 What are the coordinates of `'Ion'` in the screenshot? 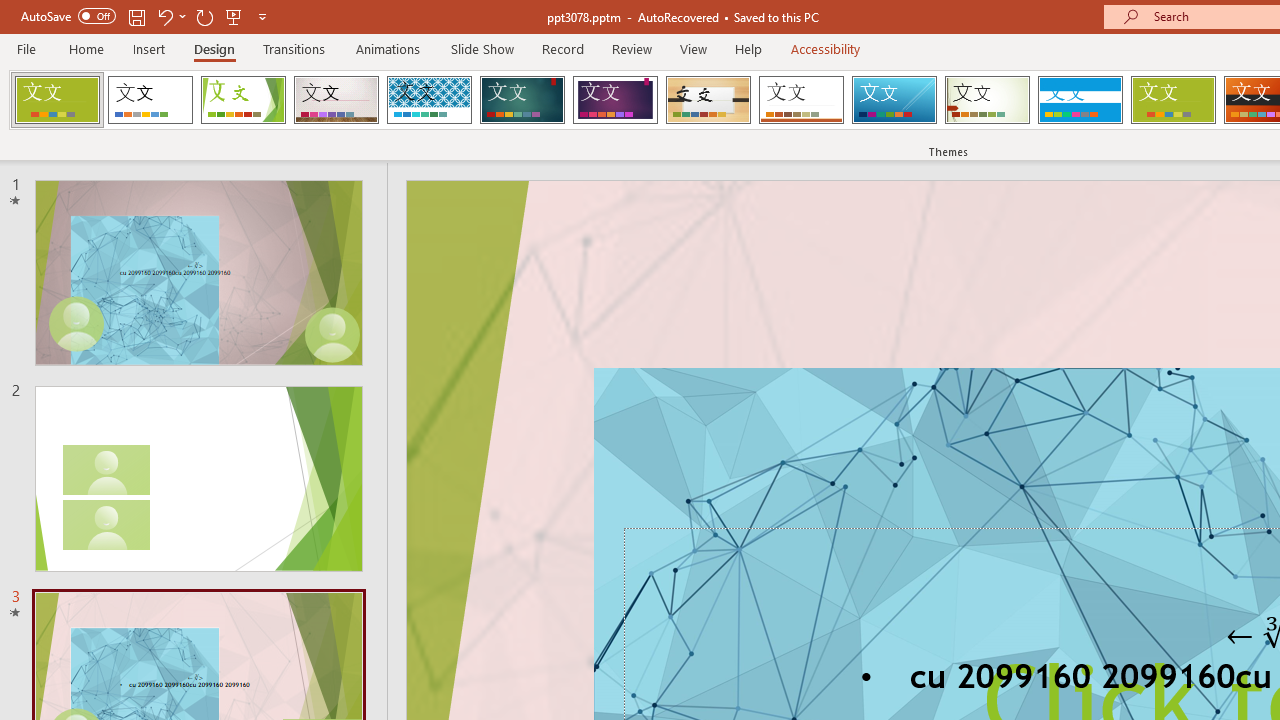 It's located at (522, 100).